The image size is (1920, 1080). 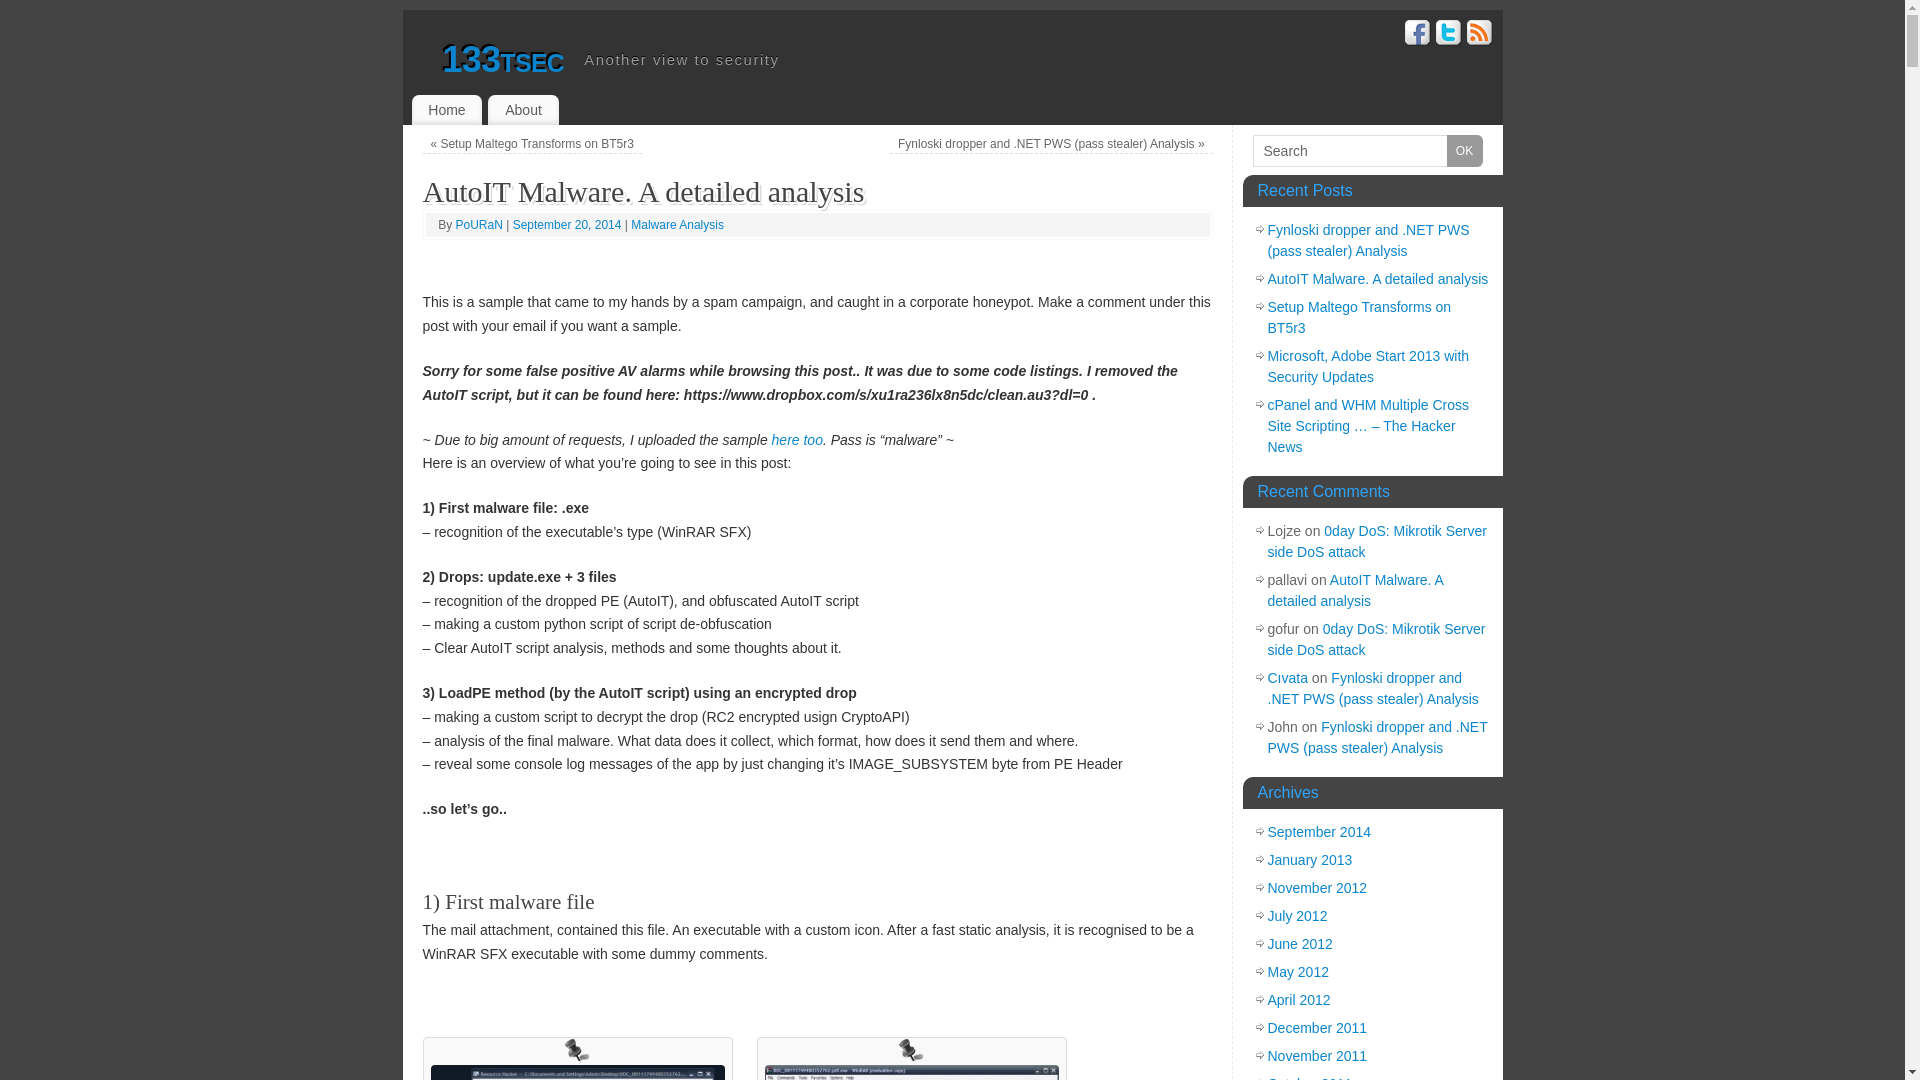 I want to click on 'April 2012', so click(x=1266, y=999).